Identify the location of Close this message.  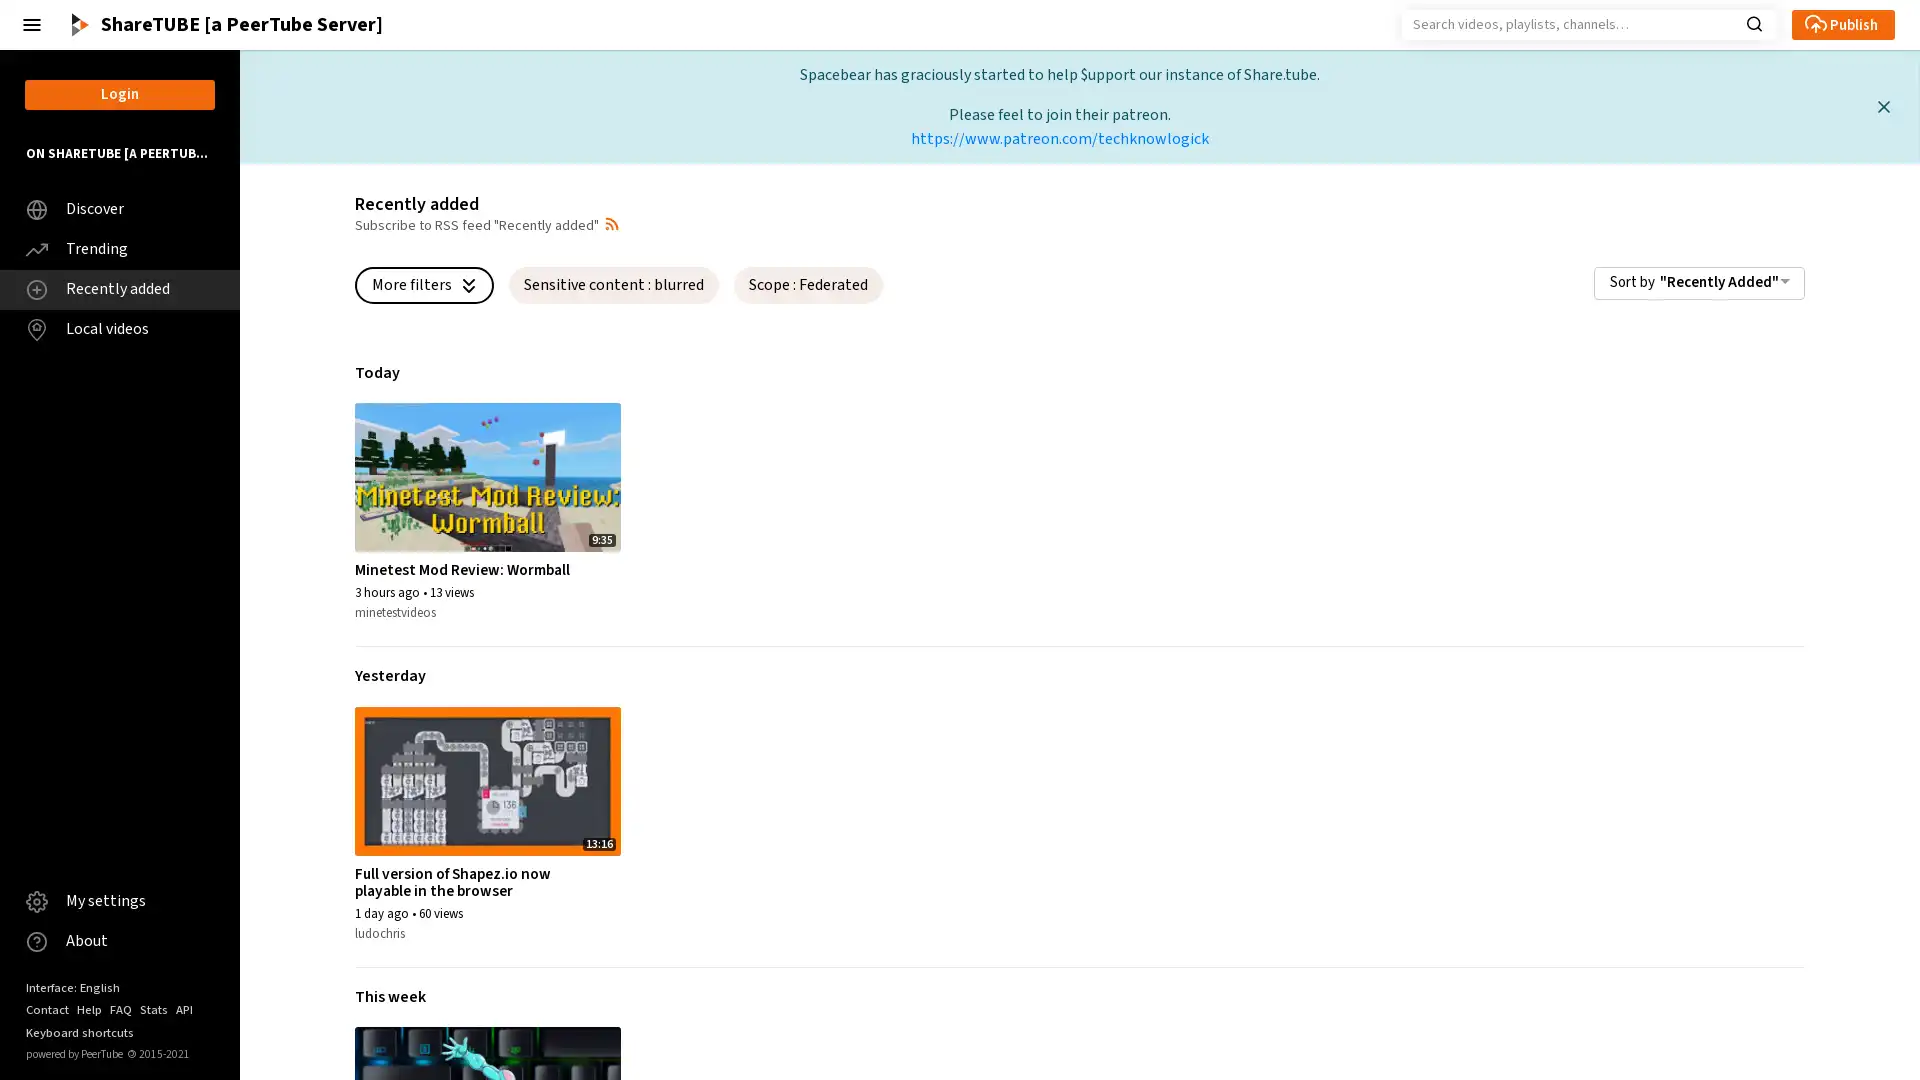
(1882, 106).